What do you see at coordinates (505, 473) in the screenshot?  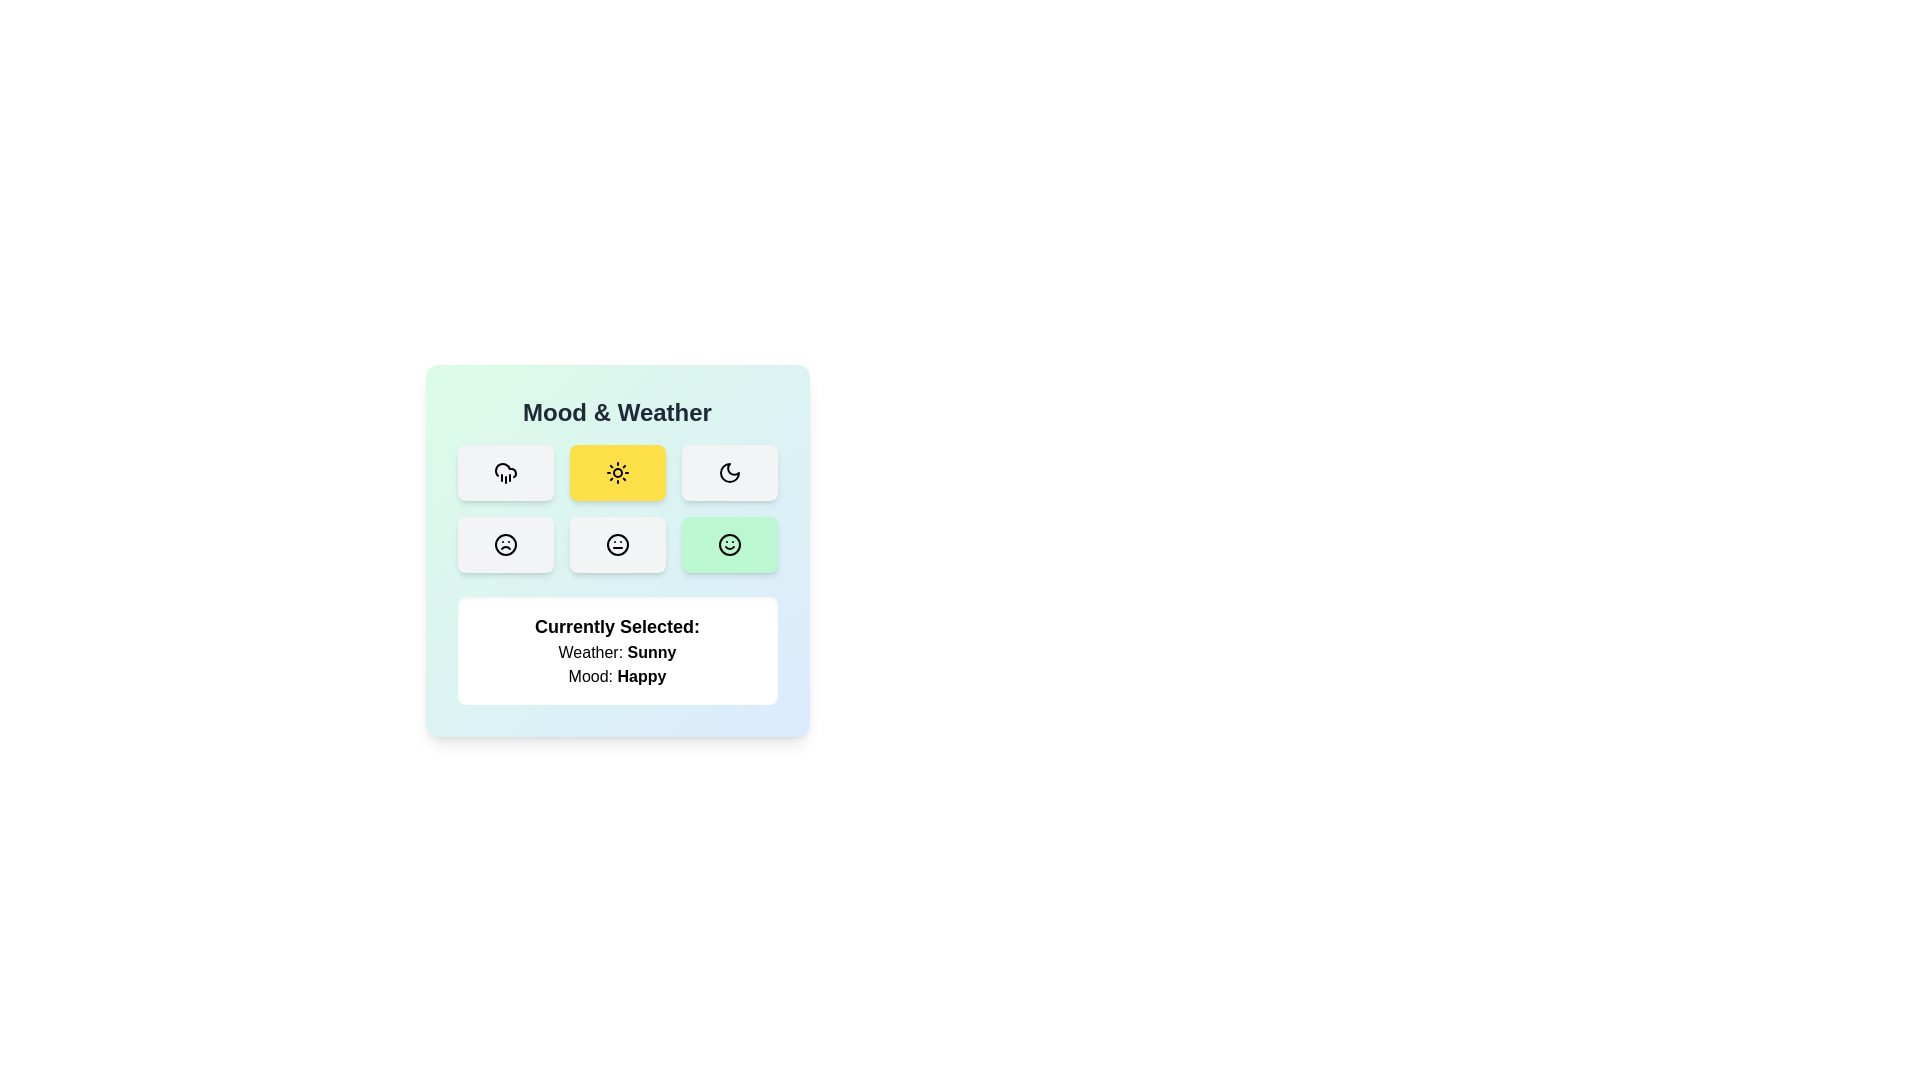 I see `the rectangular button with rounded corners and a light gray background, which contains a black cloud icon with raindrops, located in the top-left corner of the grid under 'Mood & Weather'` at bounding box center [505, 473].